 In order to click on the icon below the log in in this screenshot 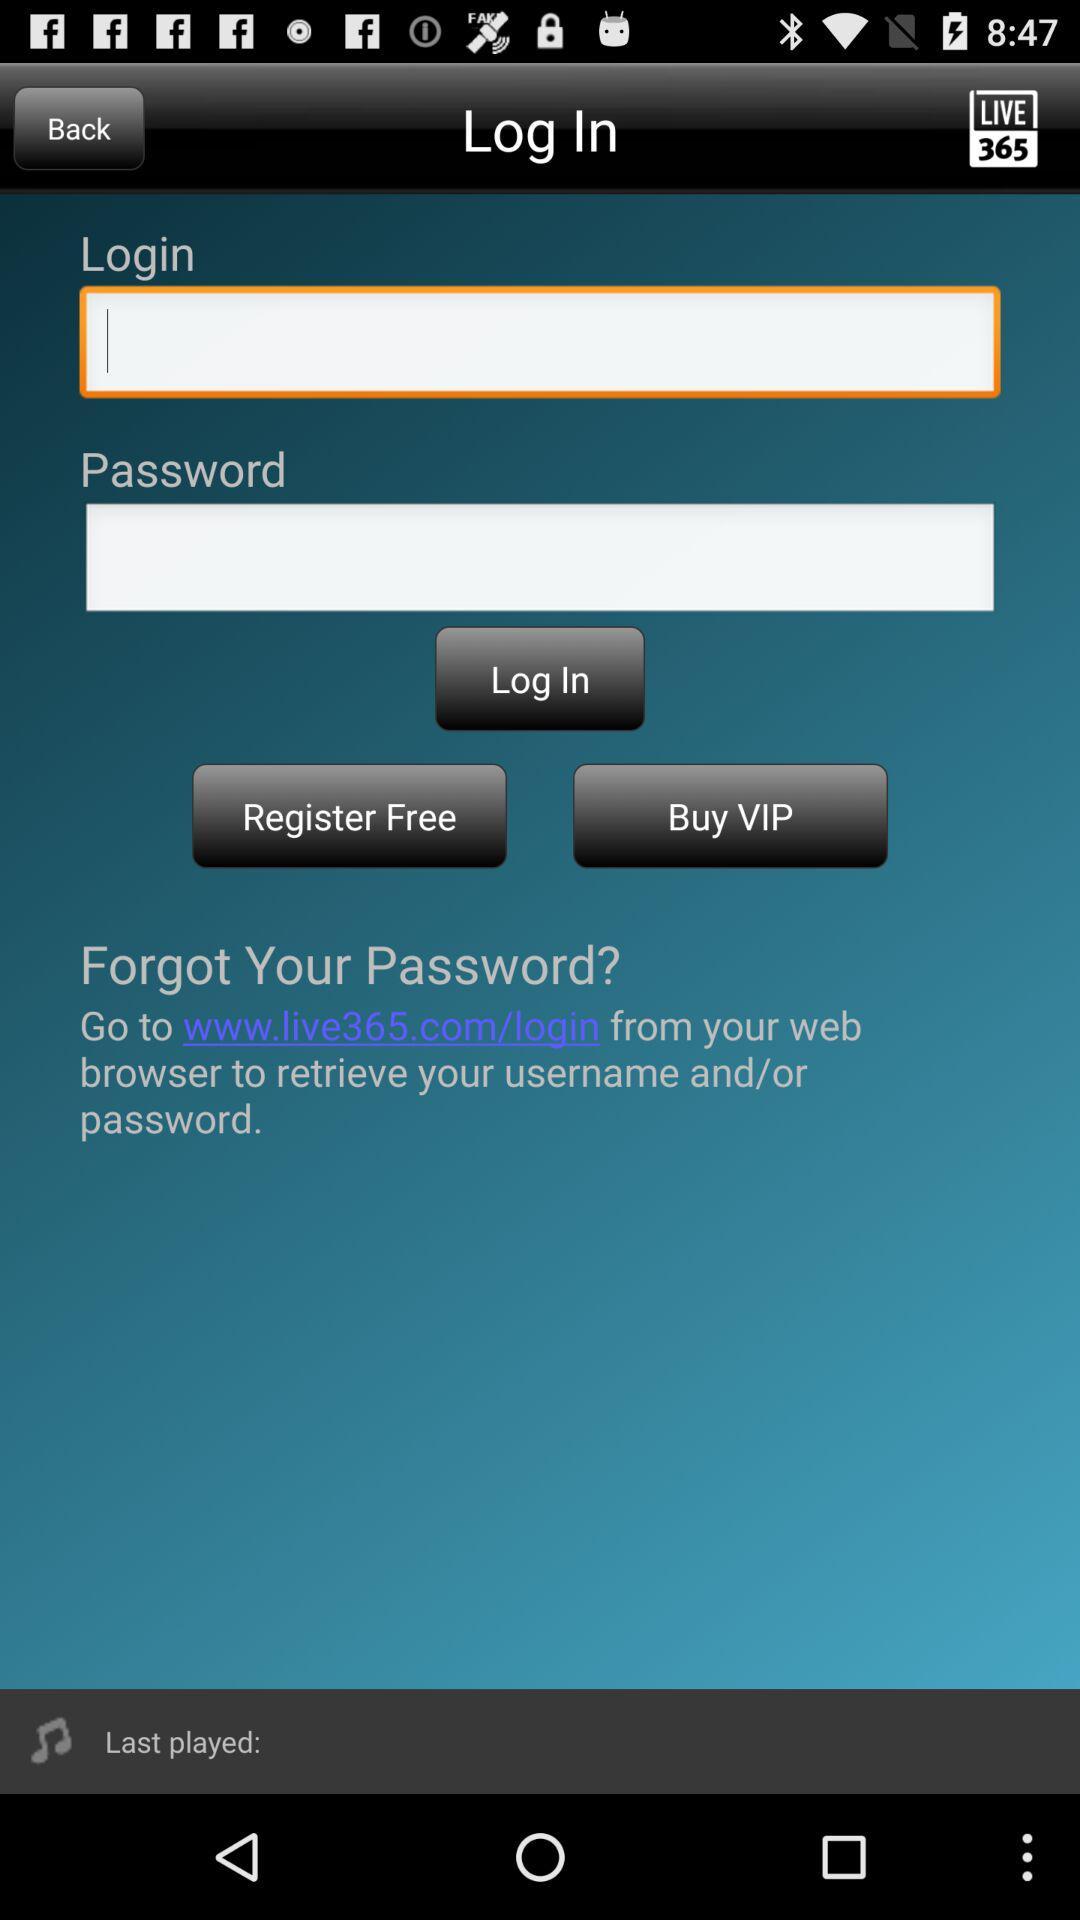, I will do `click(348, 816)`.